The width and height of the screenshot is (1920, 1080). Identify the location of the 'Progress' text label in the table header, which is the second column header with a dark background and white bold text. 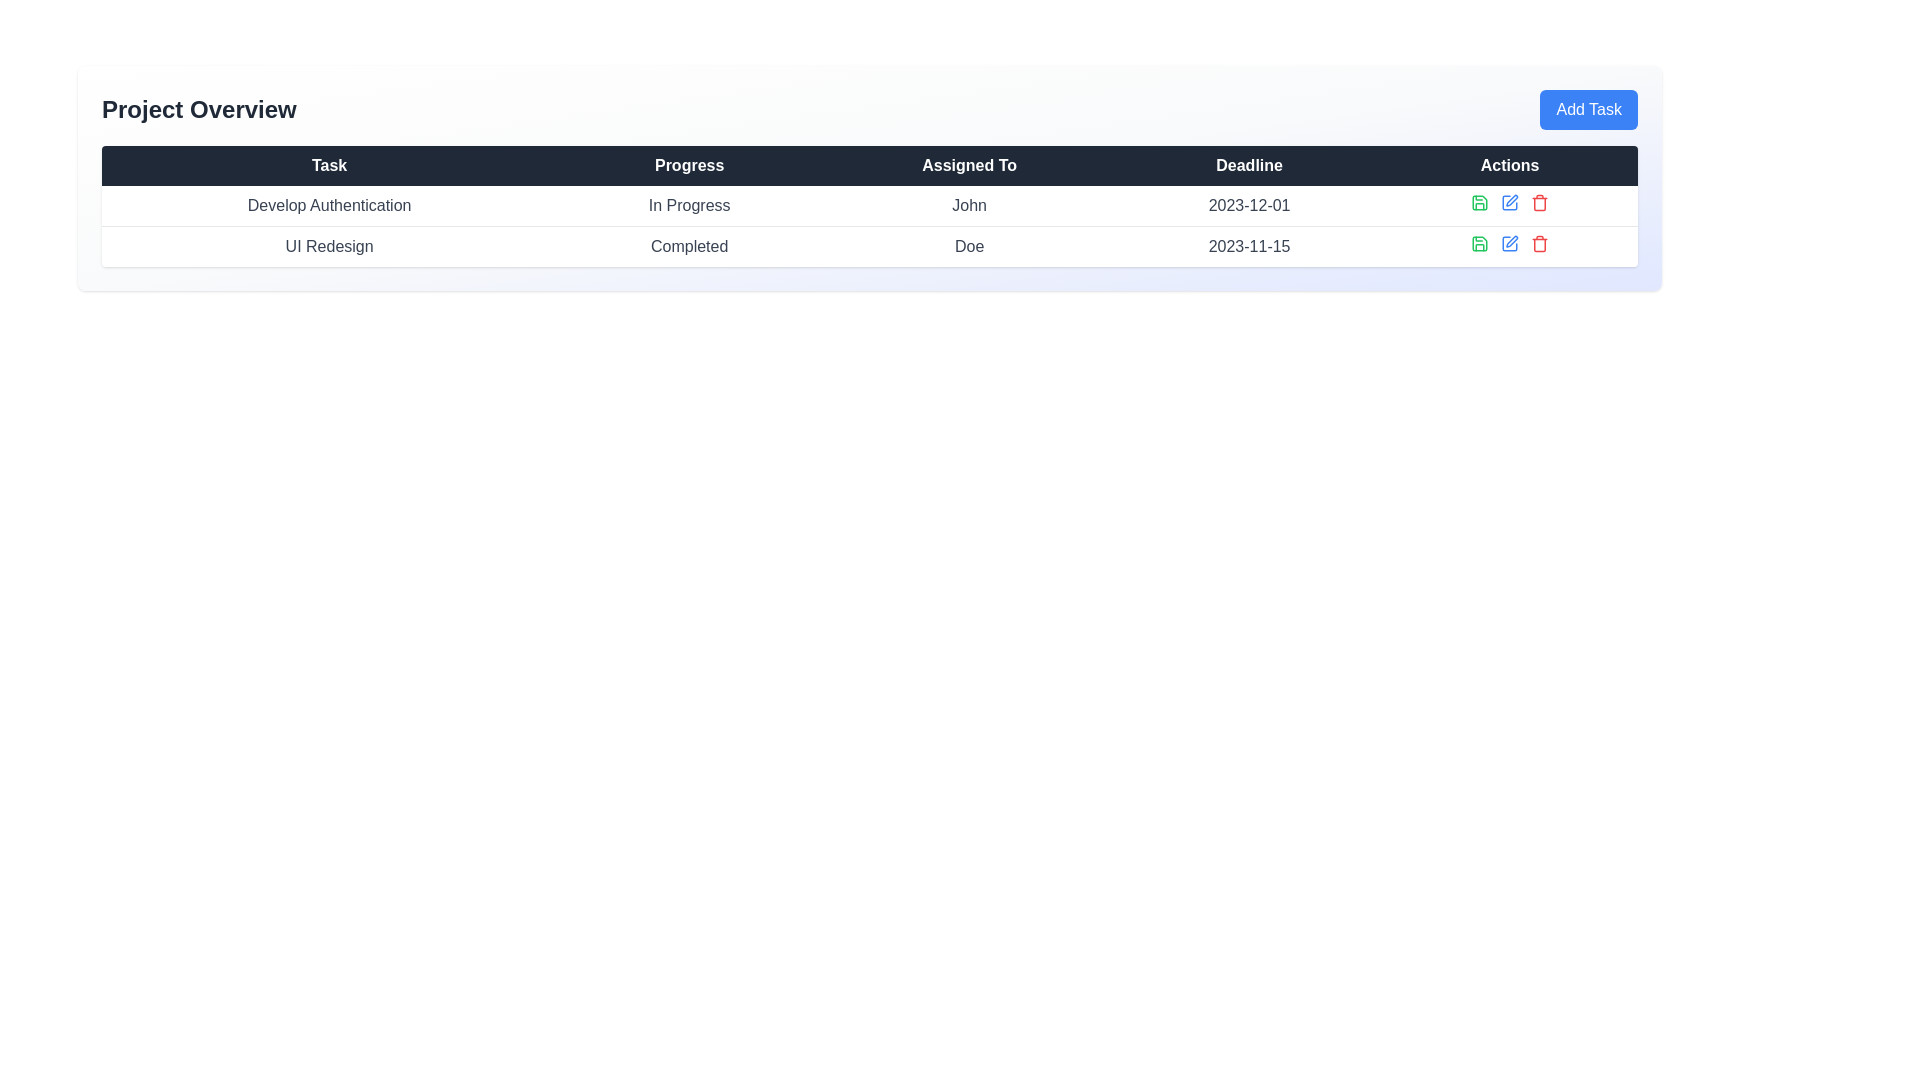
(689, 164).